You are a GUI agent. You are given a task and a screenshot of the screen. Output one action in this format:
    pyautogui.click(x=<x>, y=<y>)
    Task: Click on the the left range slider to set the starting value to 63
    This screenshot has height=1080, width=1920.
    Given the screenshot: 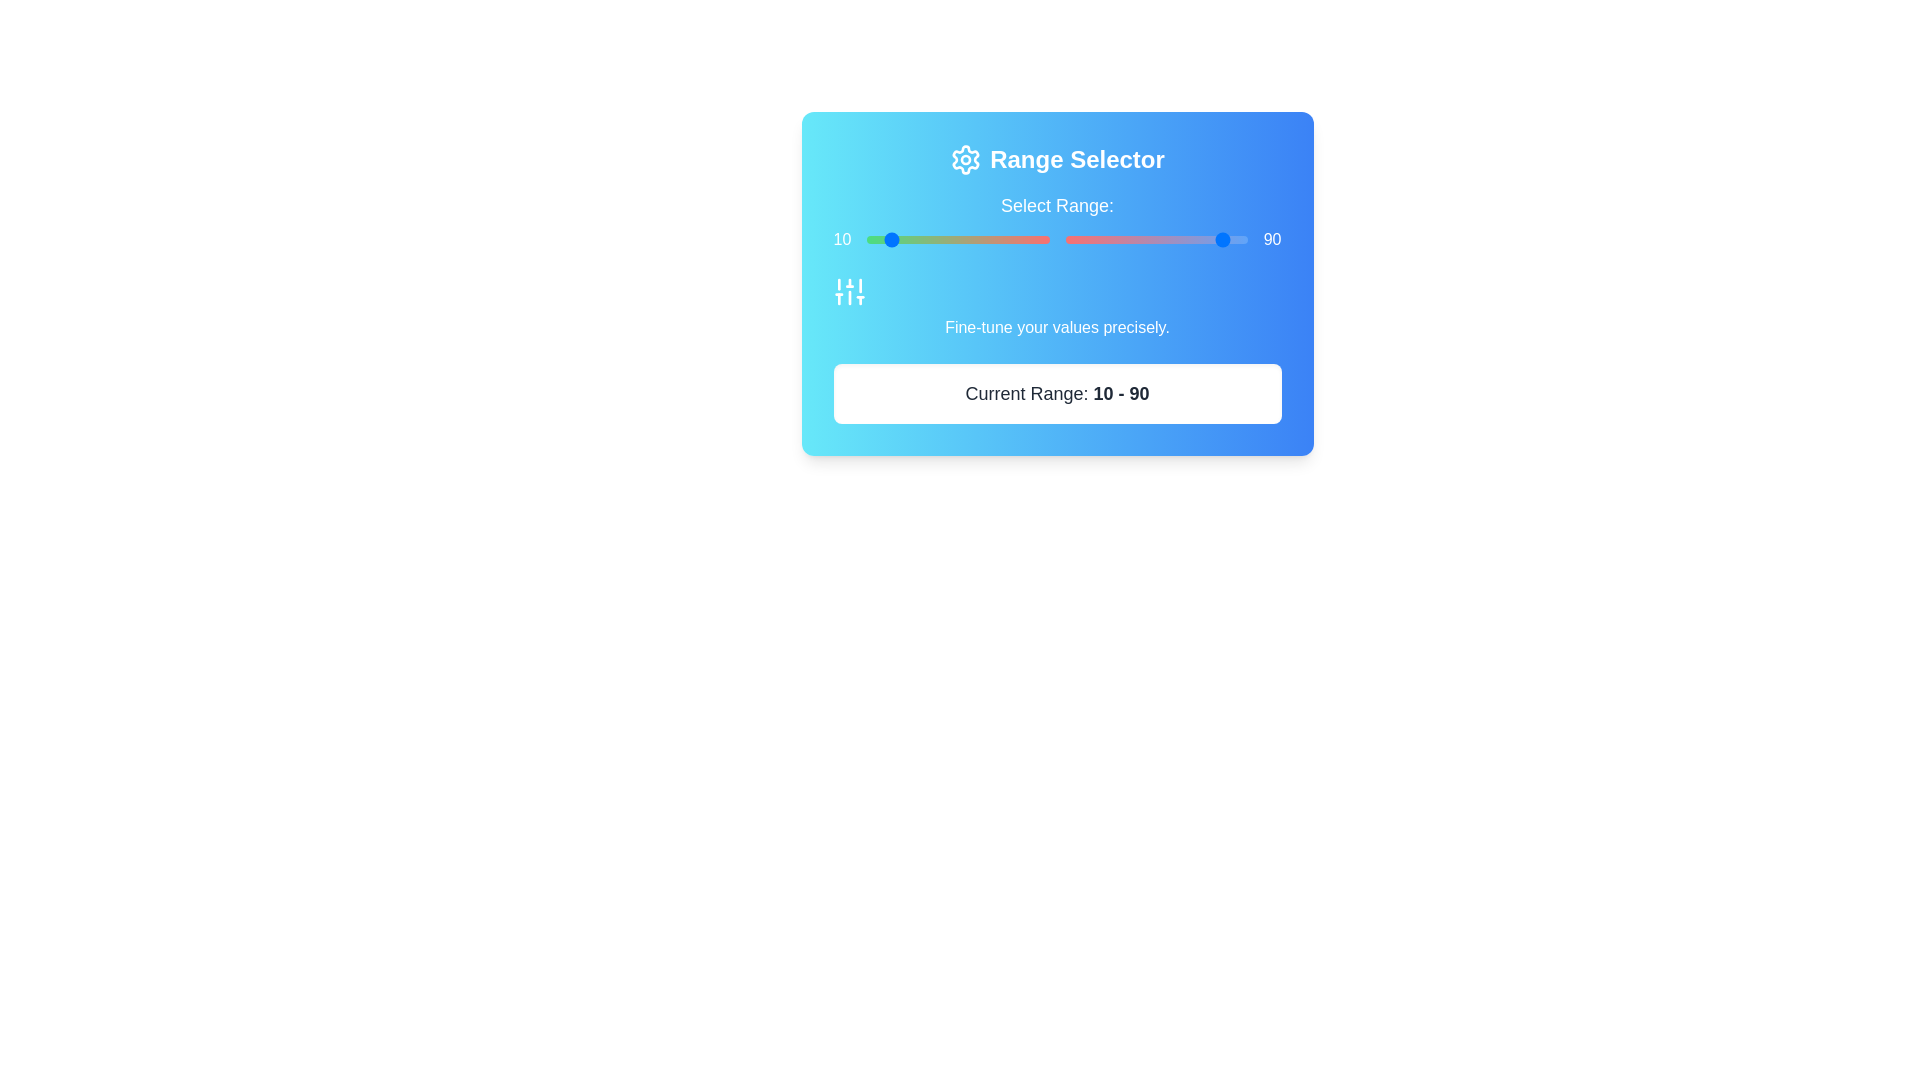 What is the action you would take?
    pyautogui.click(x=982, y=238)
    